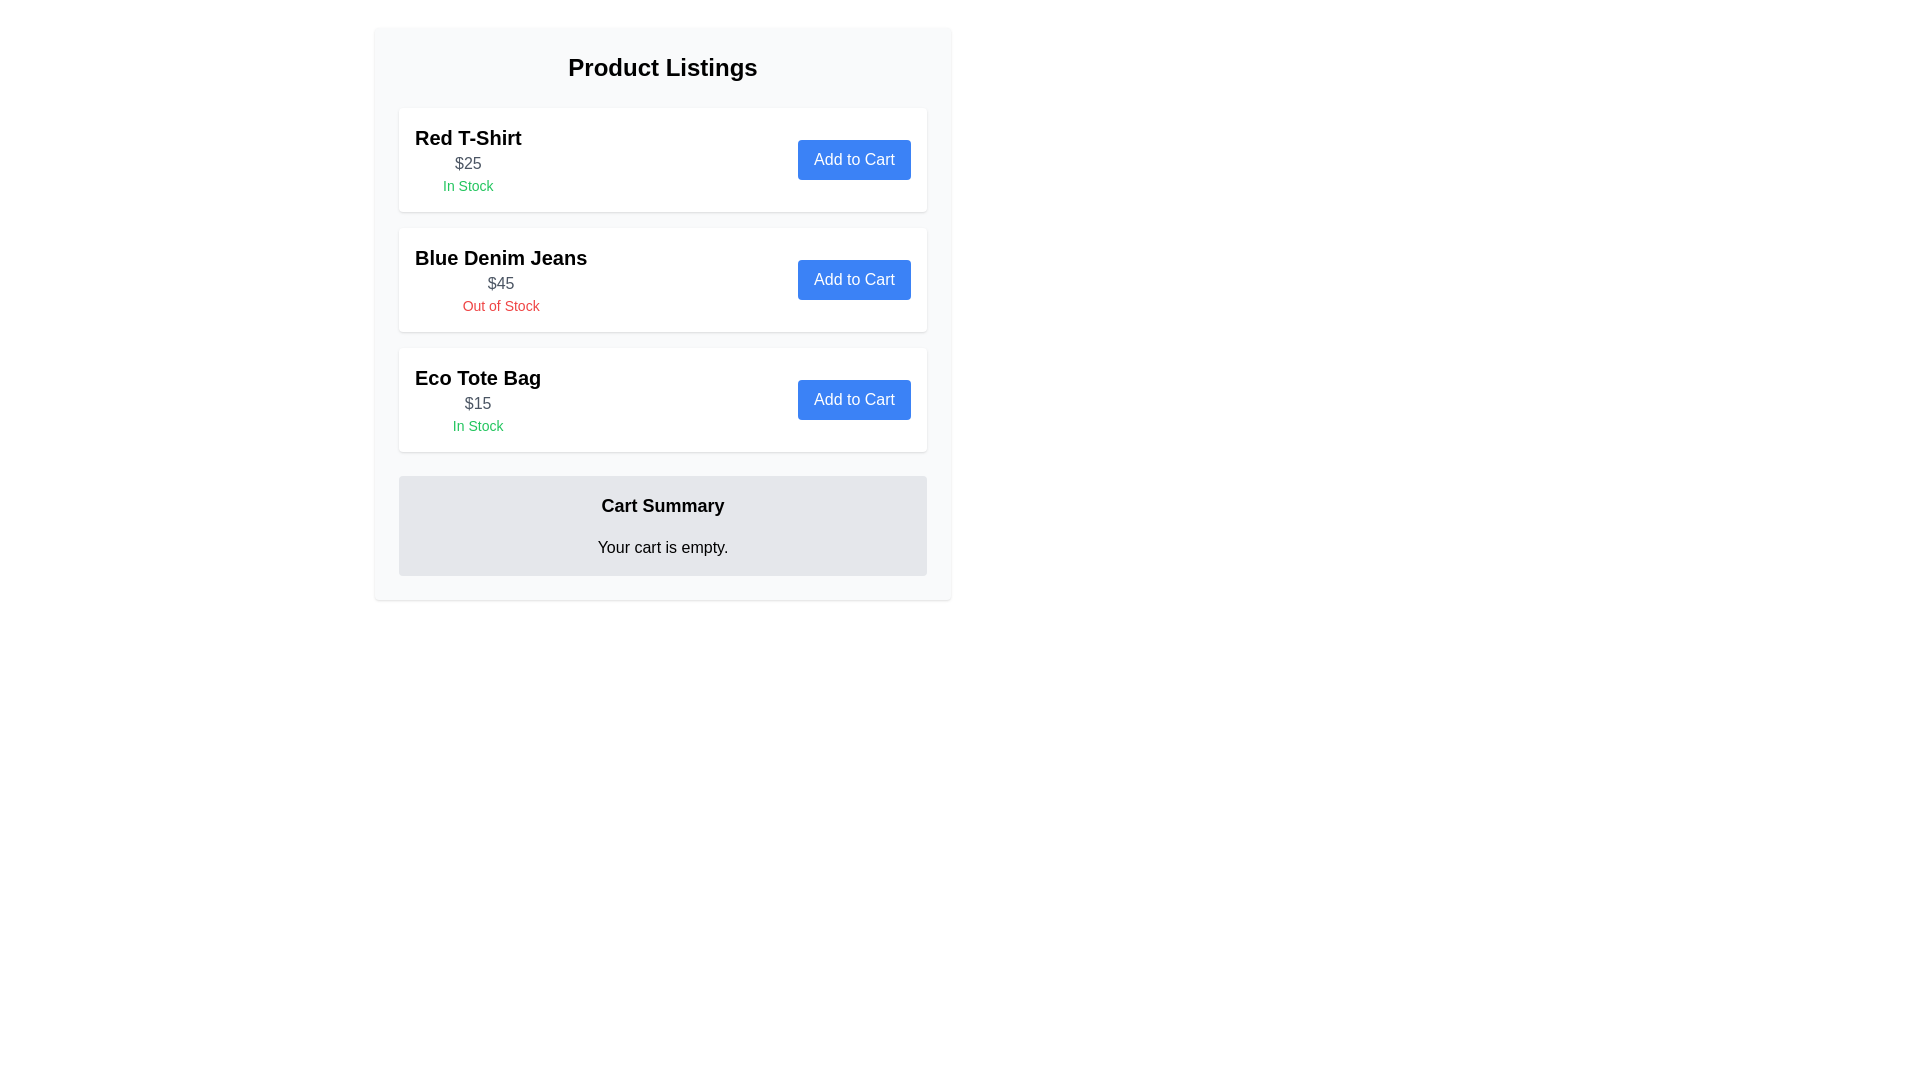 The height and width of the screenshot is (1080, 1920). What do you see at coordinates (854, 158) in the screenshot?
I see `the 'Add to Cart' button for the 'Red T-Shirt'` at bounding box center [854, 158].